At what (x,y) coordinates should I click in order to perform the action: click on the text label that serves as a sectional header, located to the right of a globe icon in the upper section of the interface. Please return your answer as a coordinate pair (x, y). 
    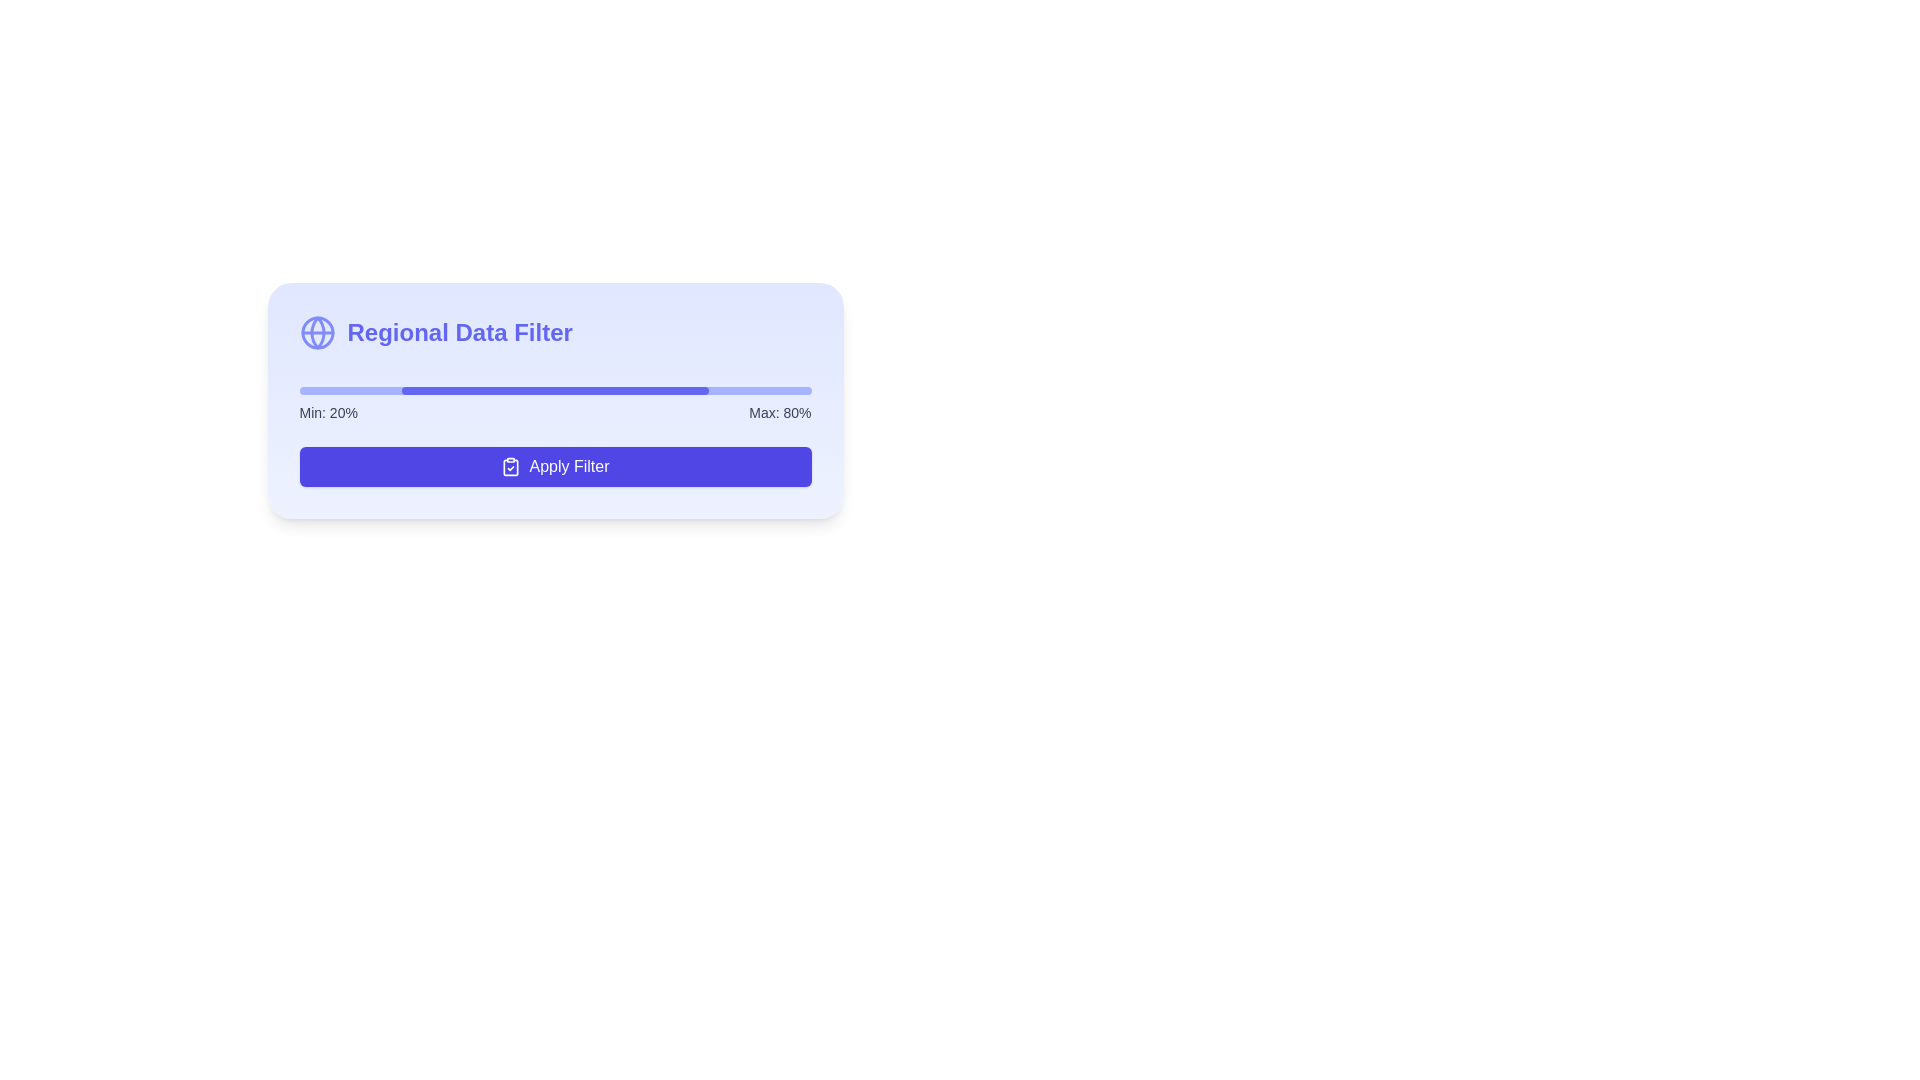
    Looking at the image, I should click on (459, 331).